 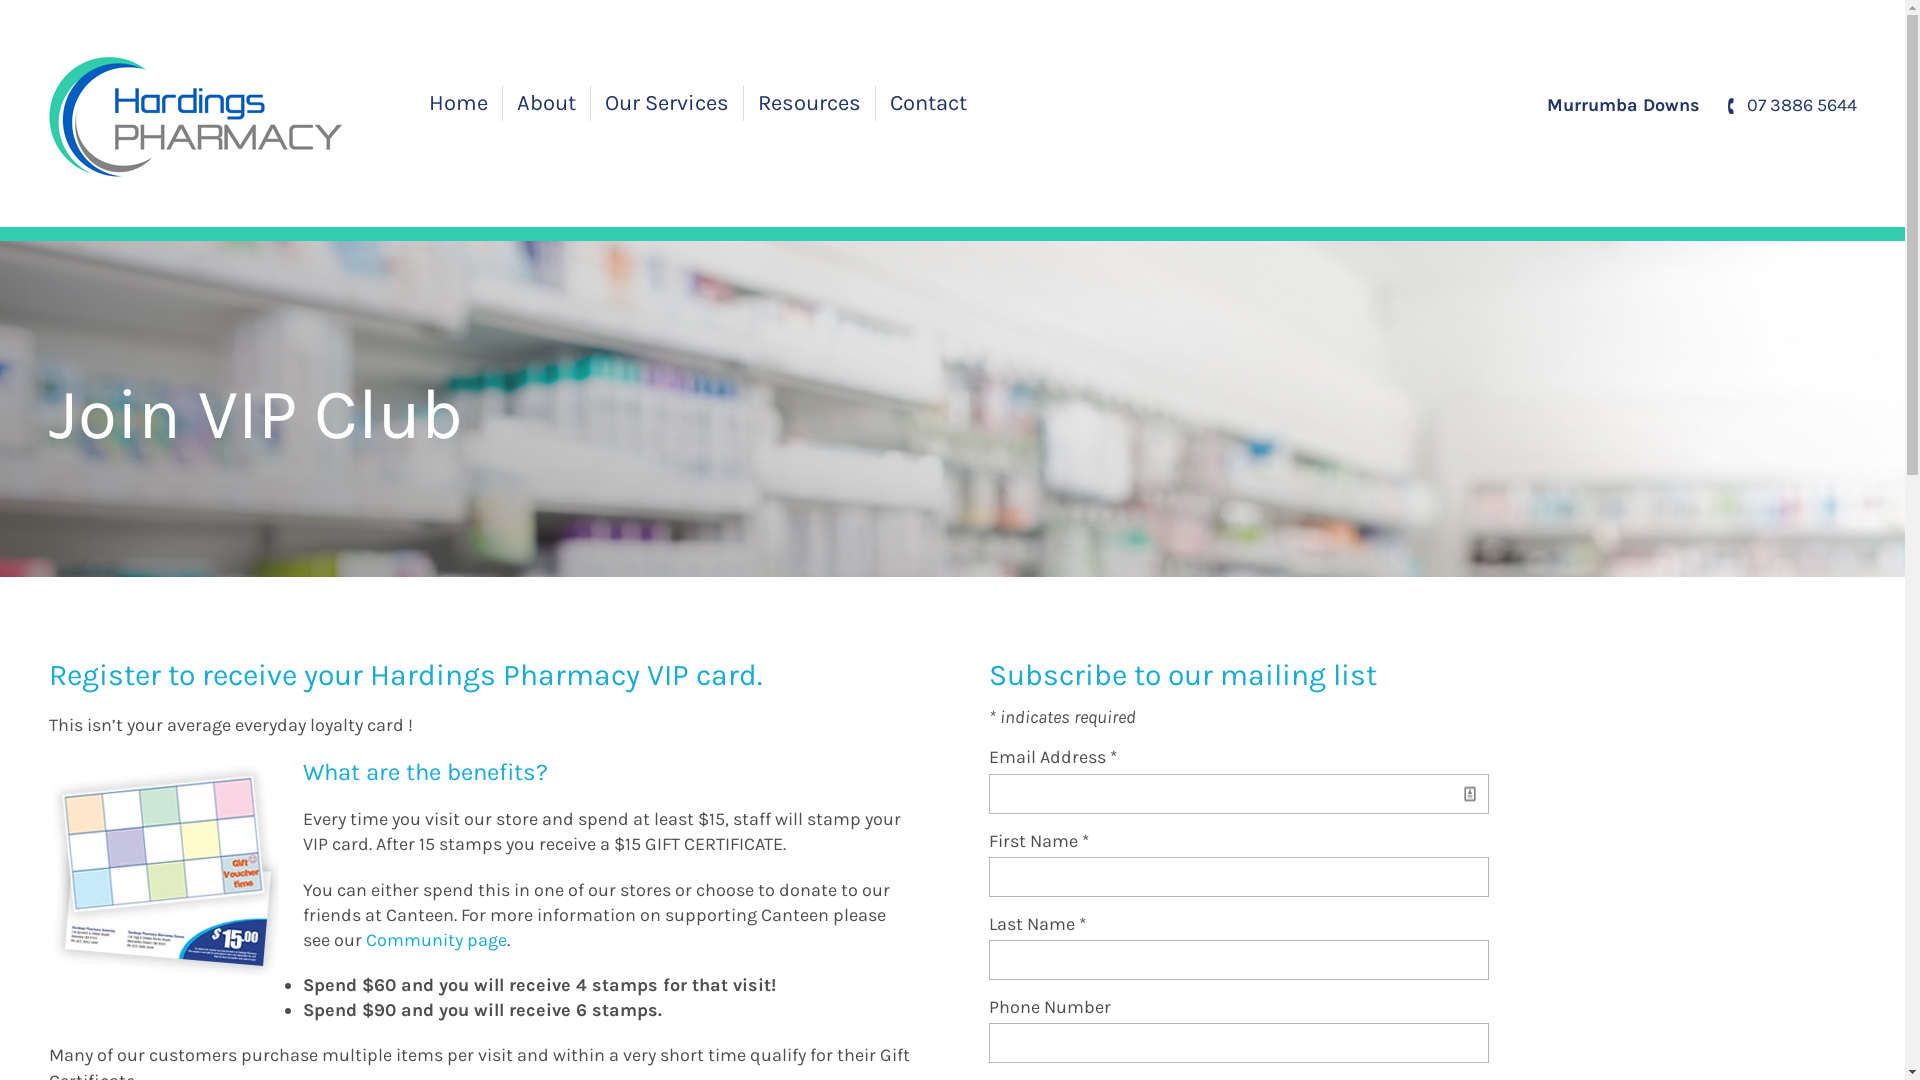 What do you see at coordinates (667, 103) in the screenshot?
I see `'Our Services'` at bounding box center [667, 103].